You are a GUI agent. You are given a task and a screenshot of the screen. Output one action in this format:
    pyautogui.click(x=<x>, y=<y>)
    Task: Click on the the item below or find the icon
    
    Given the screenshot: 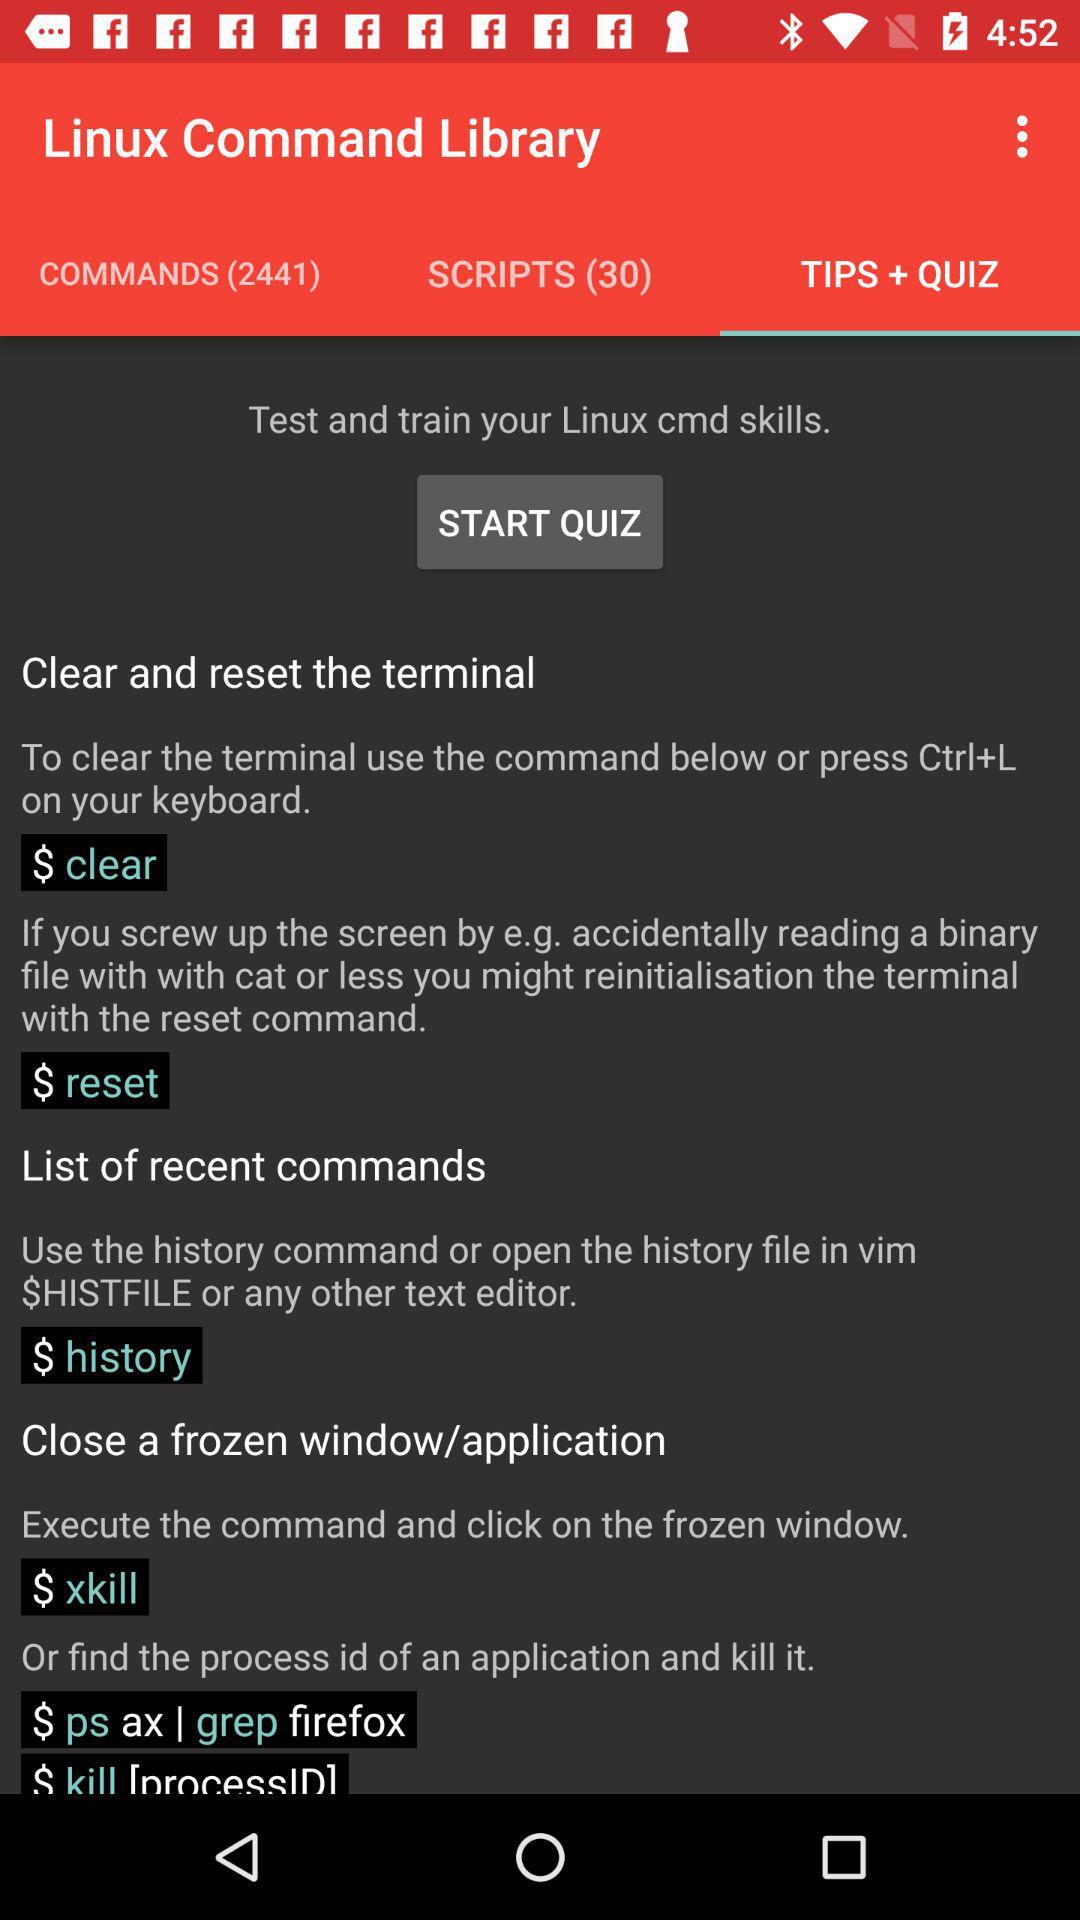 What is the action you would take?
    pyautogui.click(x=219, y=1718)
    